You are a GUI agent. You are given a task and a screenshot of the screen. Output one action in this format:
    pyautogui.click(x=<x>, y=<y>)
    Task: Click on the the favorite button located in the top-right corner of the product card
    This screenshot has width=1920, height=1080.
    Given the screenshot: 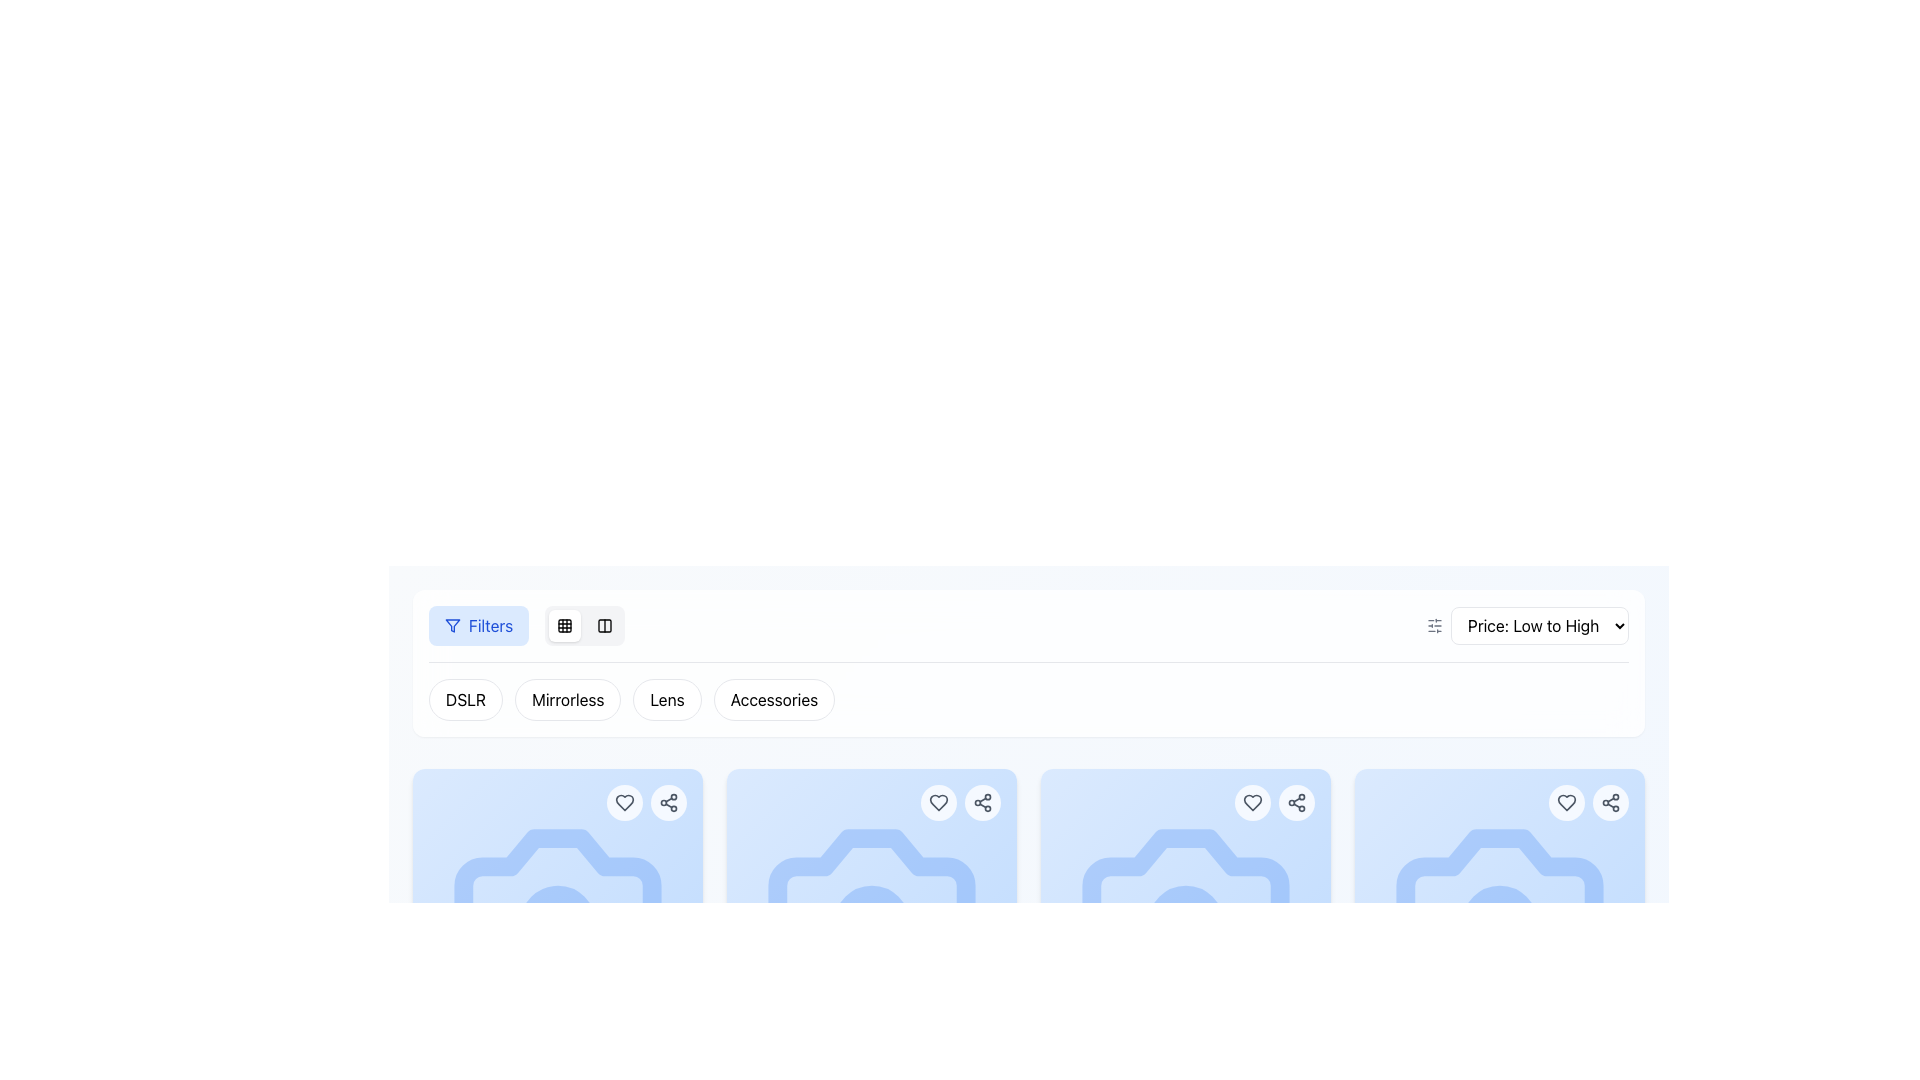 What is the action you would take?
    pyautogui.click(x=1565, y=801)
    